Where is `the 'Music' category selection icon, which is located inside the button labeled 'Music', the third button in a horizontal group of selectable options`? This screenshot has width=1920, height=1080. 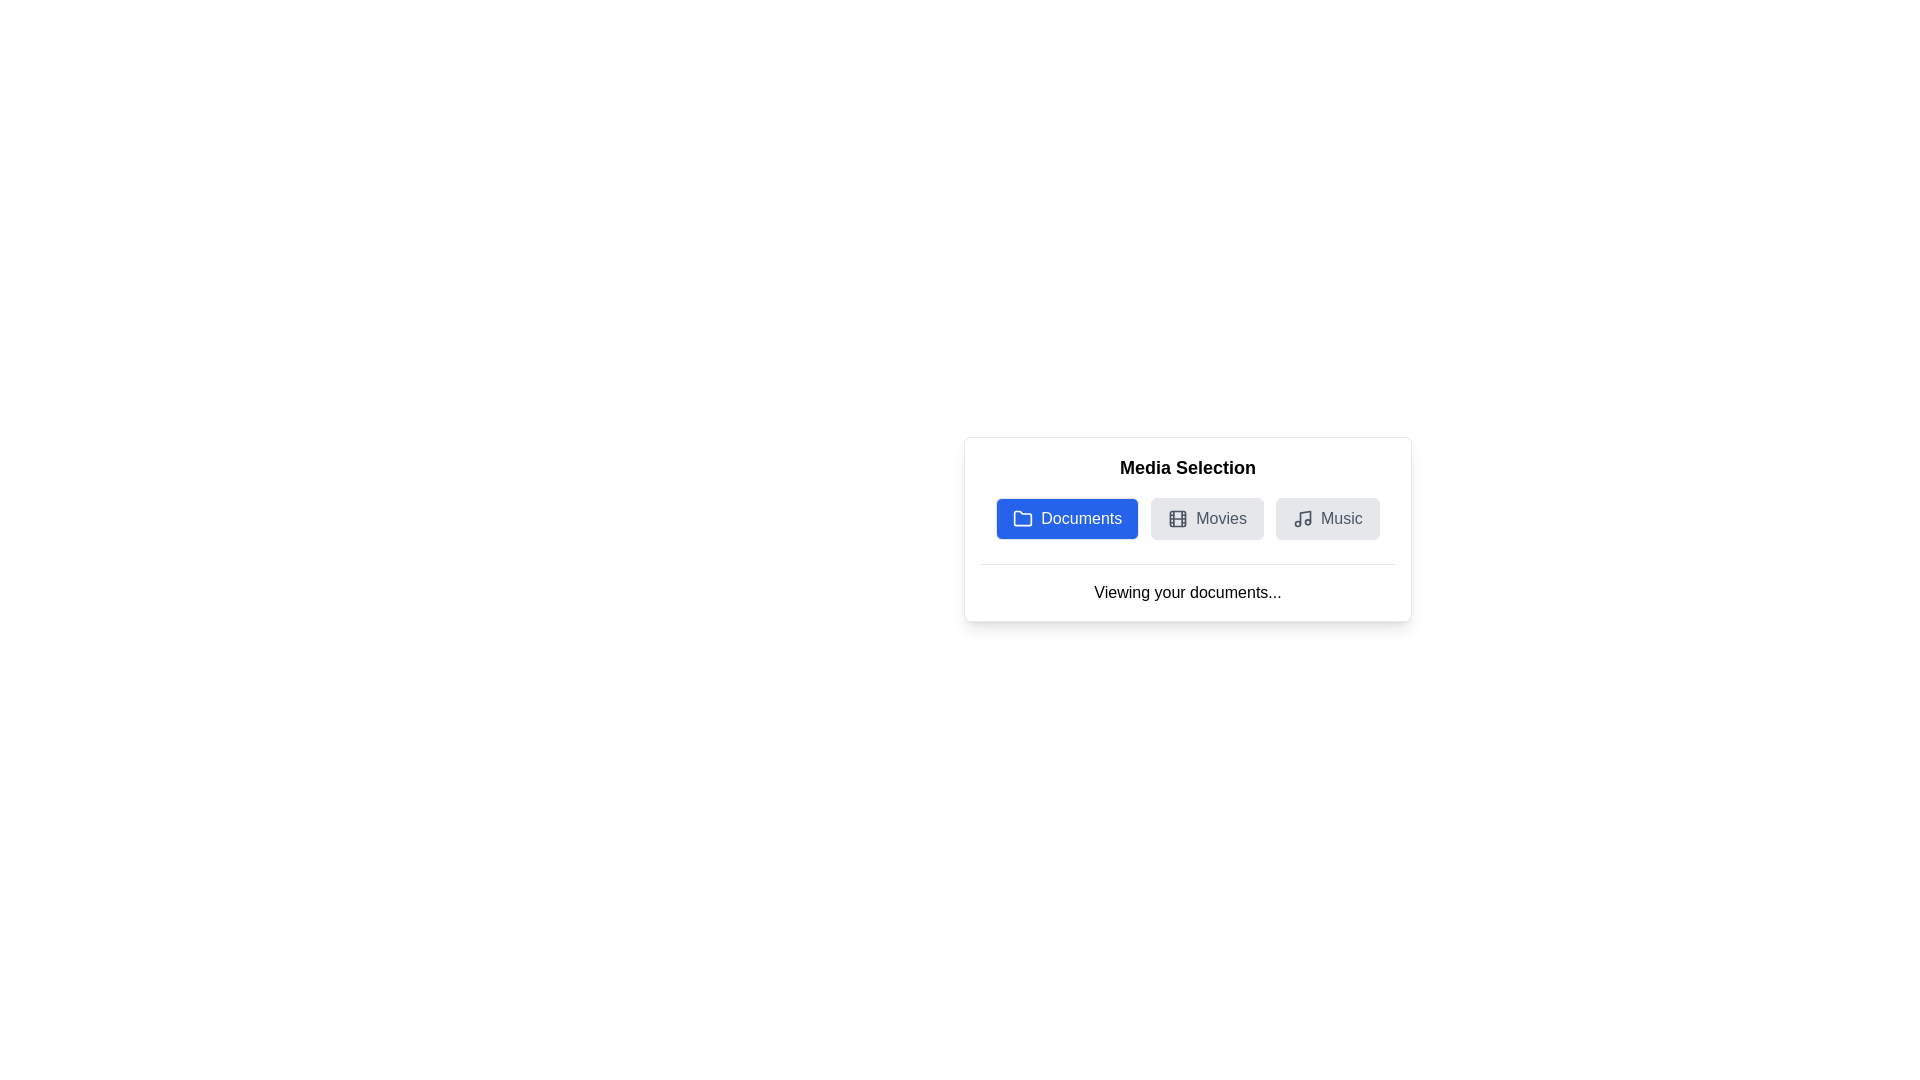 the 'Music' category selection icon, which is located inside the button labeled 'Music', the third button in a horizontal group of selectable options is located at coordinates (1302, 518).